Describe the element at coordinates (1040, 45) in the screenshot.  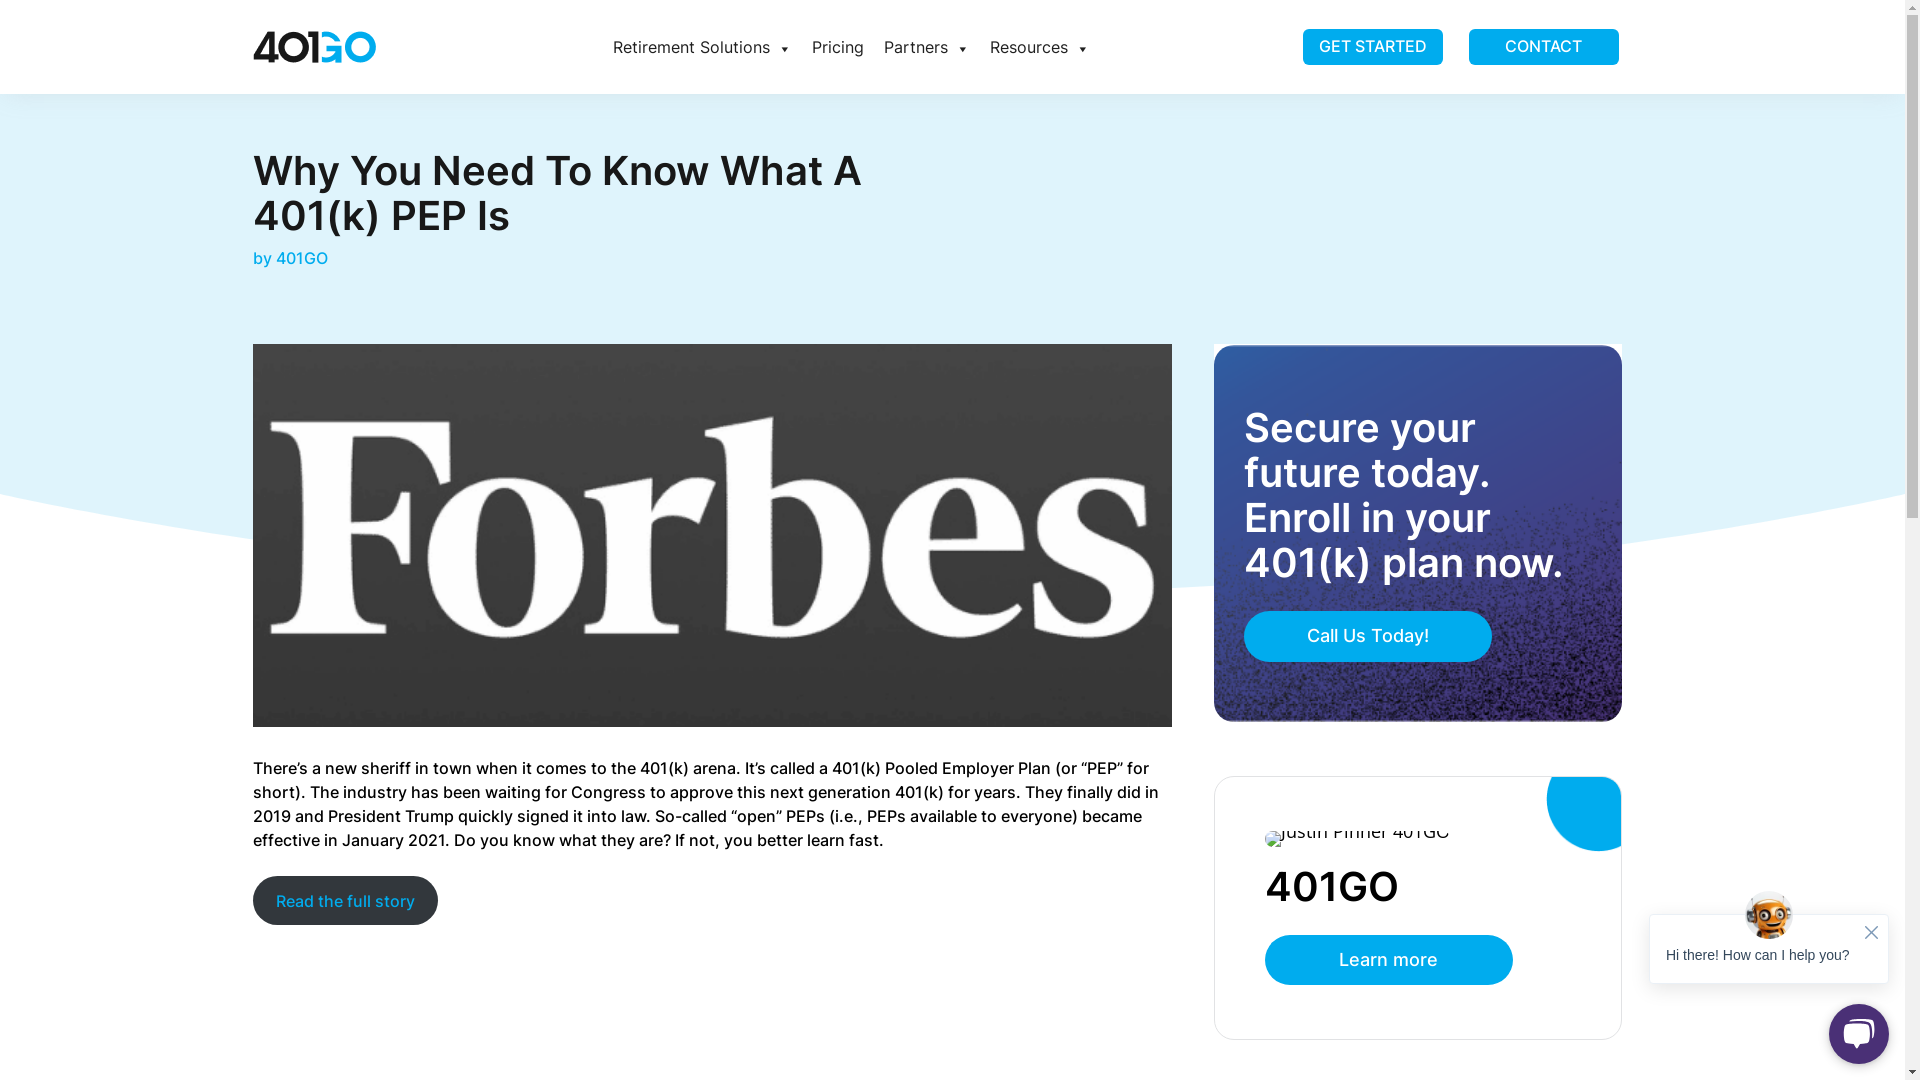
I see `'Resources'` at that location.